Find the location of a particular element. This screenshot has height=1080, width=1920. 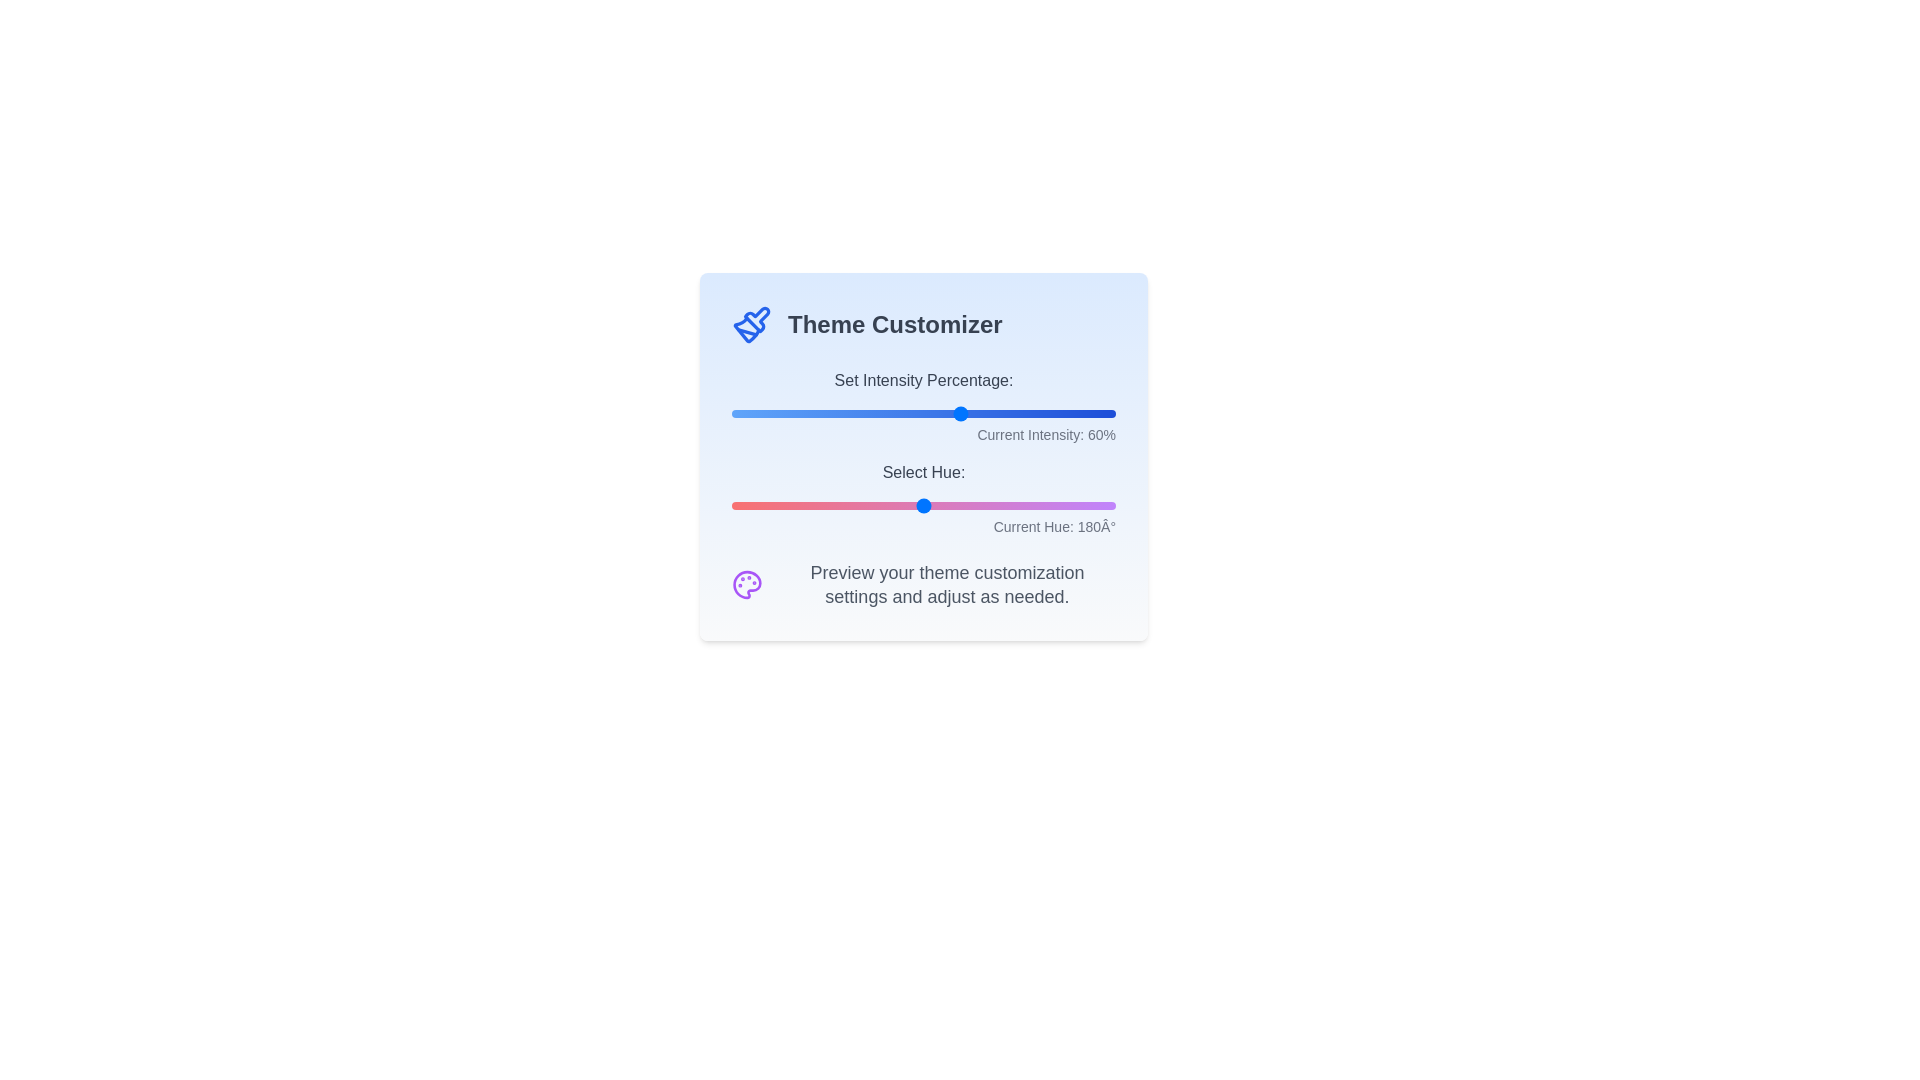

the 'Set Intensity Percentage' slider to 19% is located at coordinates (805, 412).